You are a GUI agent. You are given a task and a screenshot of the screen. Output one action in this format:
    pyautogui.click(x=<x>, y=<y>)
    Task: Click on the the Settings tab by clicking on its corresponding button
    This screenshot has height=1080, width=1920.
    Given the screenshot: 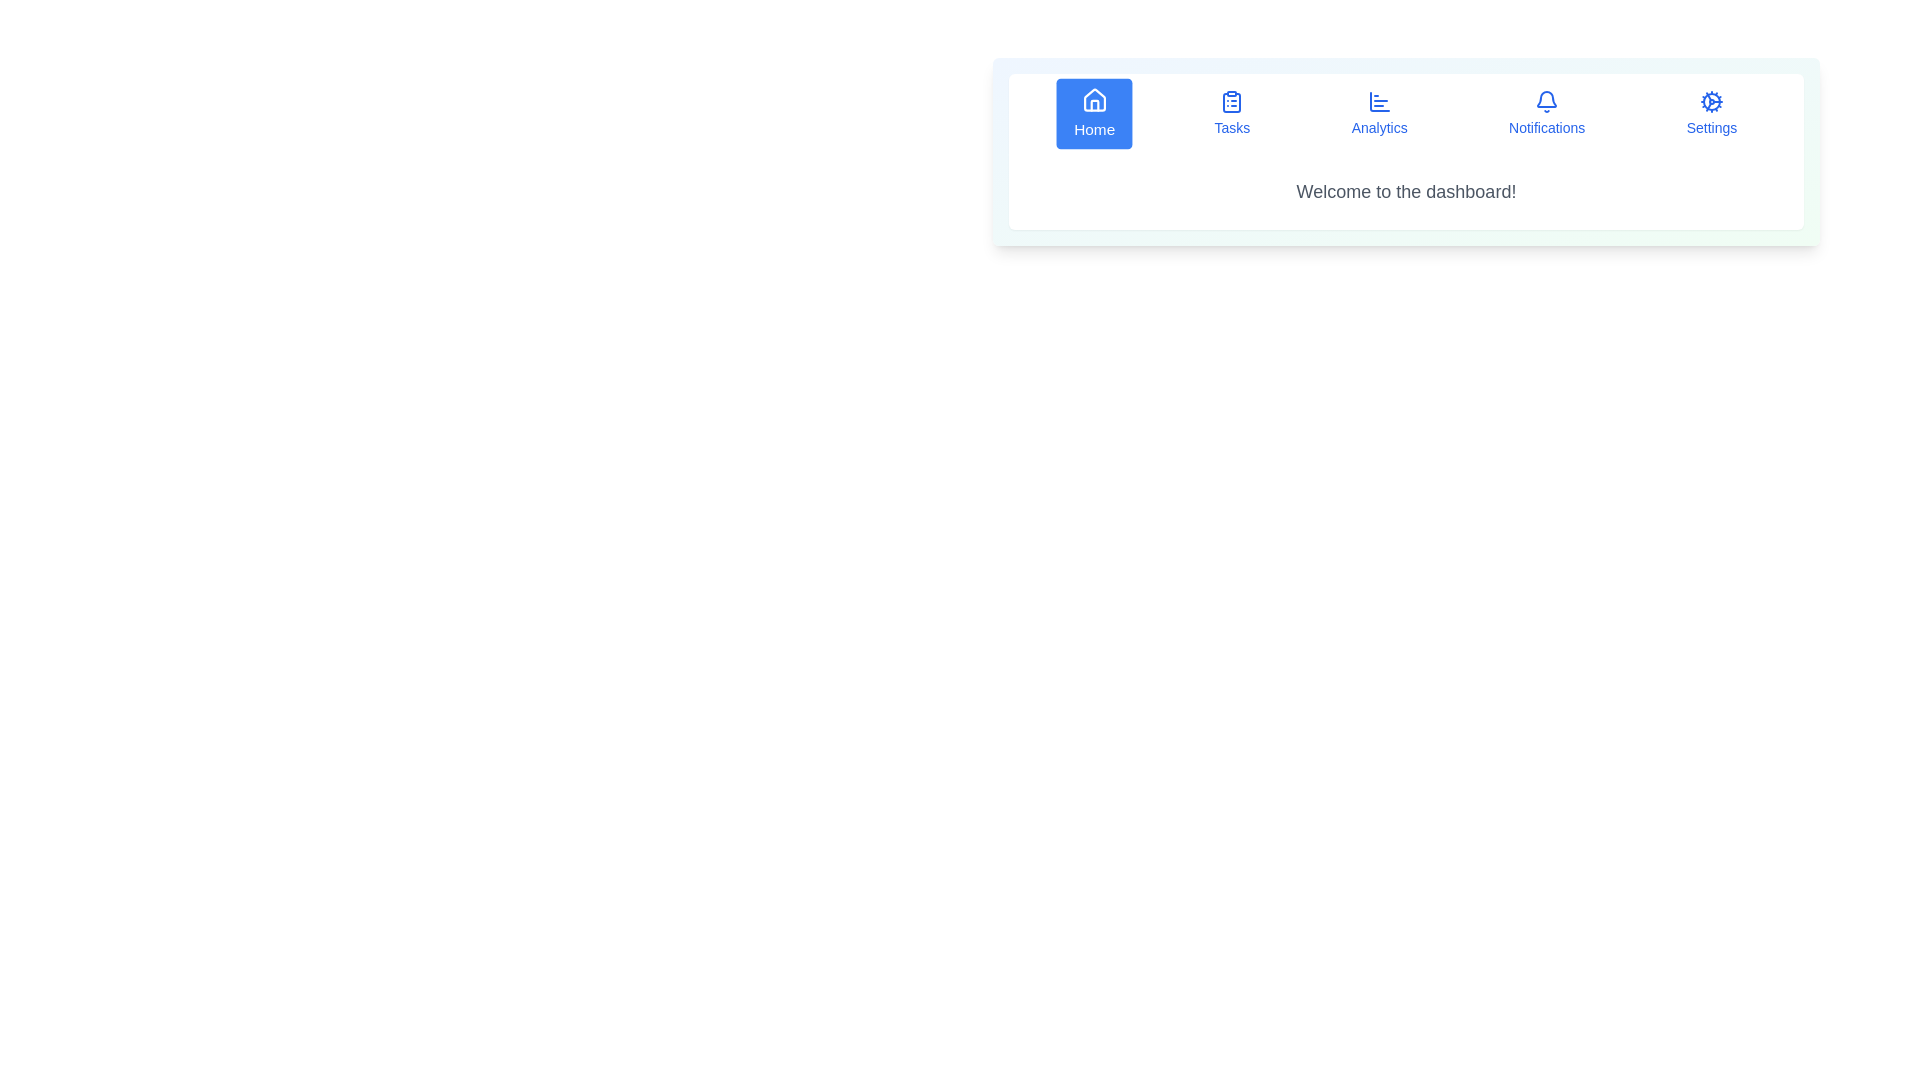 What is the action you would take?
    pyautogui.click(x=1711, y=114)
    